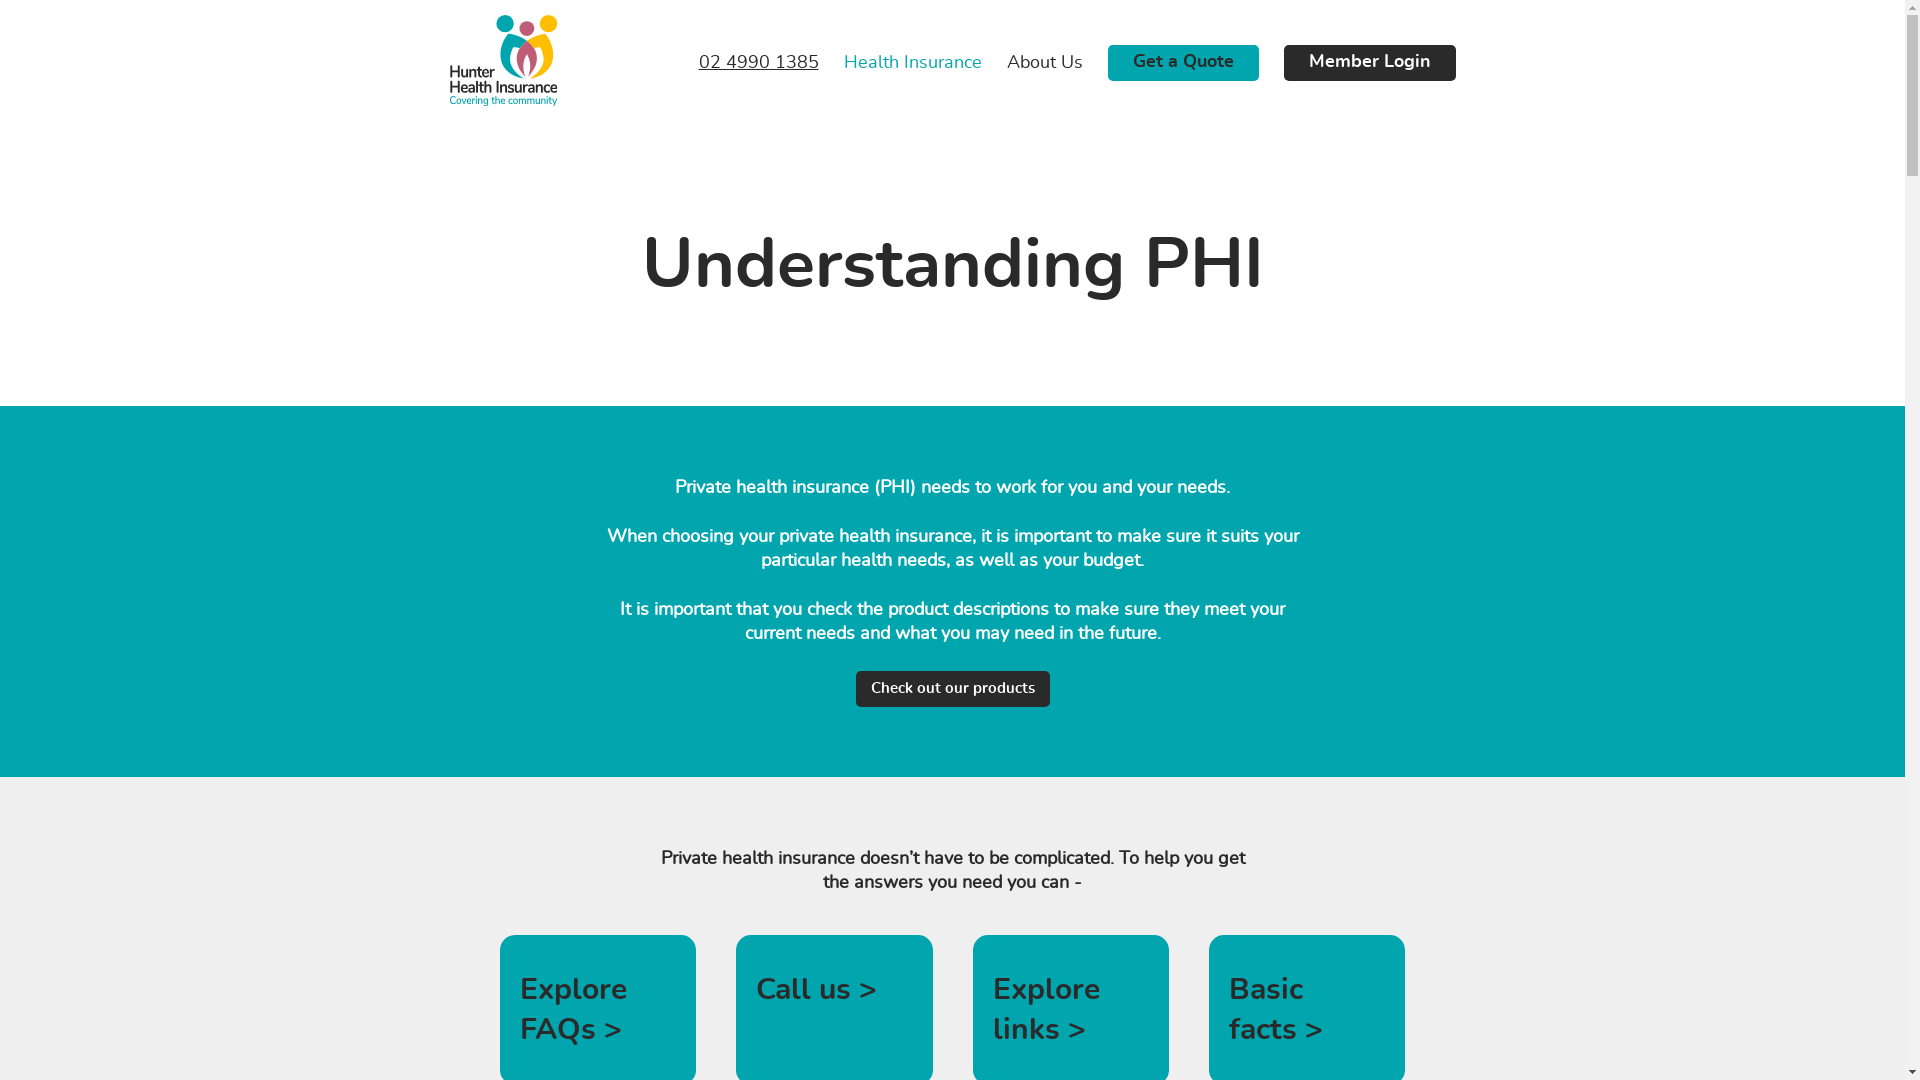 This screenshot has height=1080, width=1920. Describe the element at coordinates (1275, 1010) in the screenshot. I see `'Basic facts >'` at that location.